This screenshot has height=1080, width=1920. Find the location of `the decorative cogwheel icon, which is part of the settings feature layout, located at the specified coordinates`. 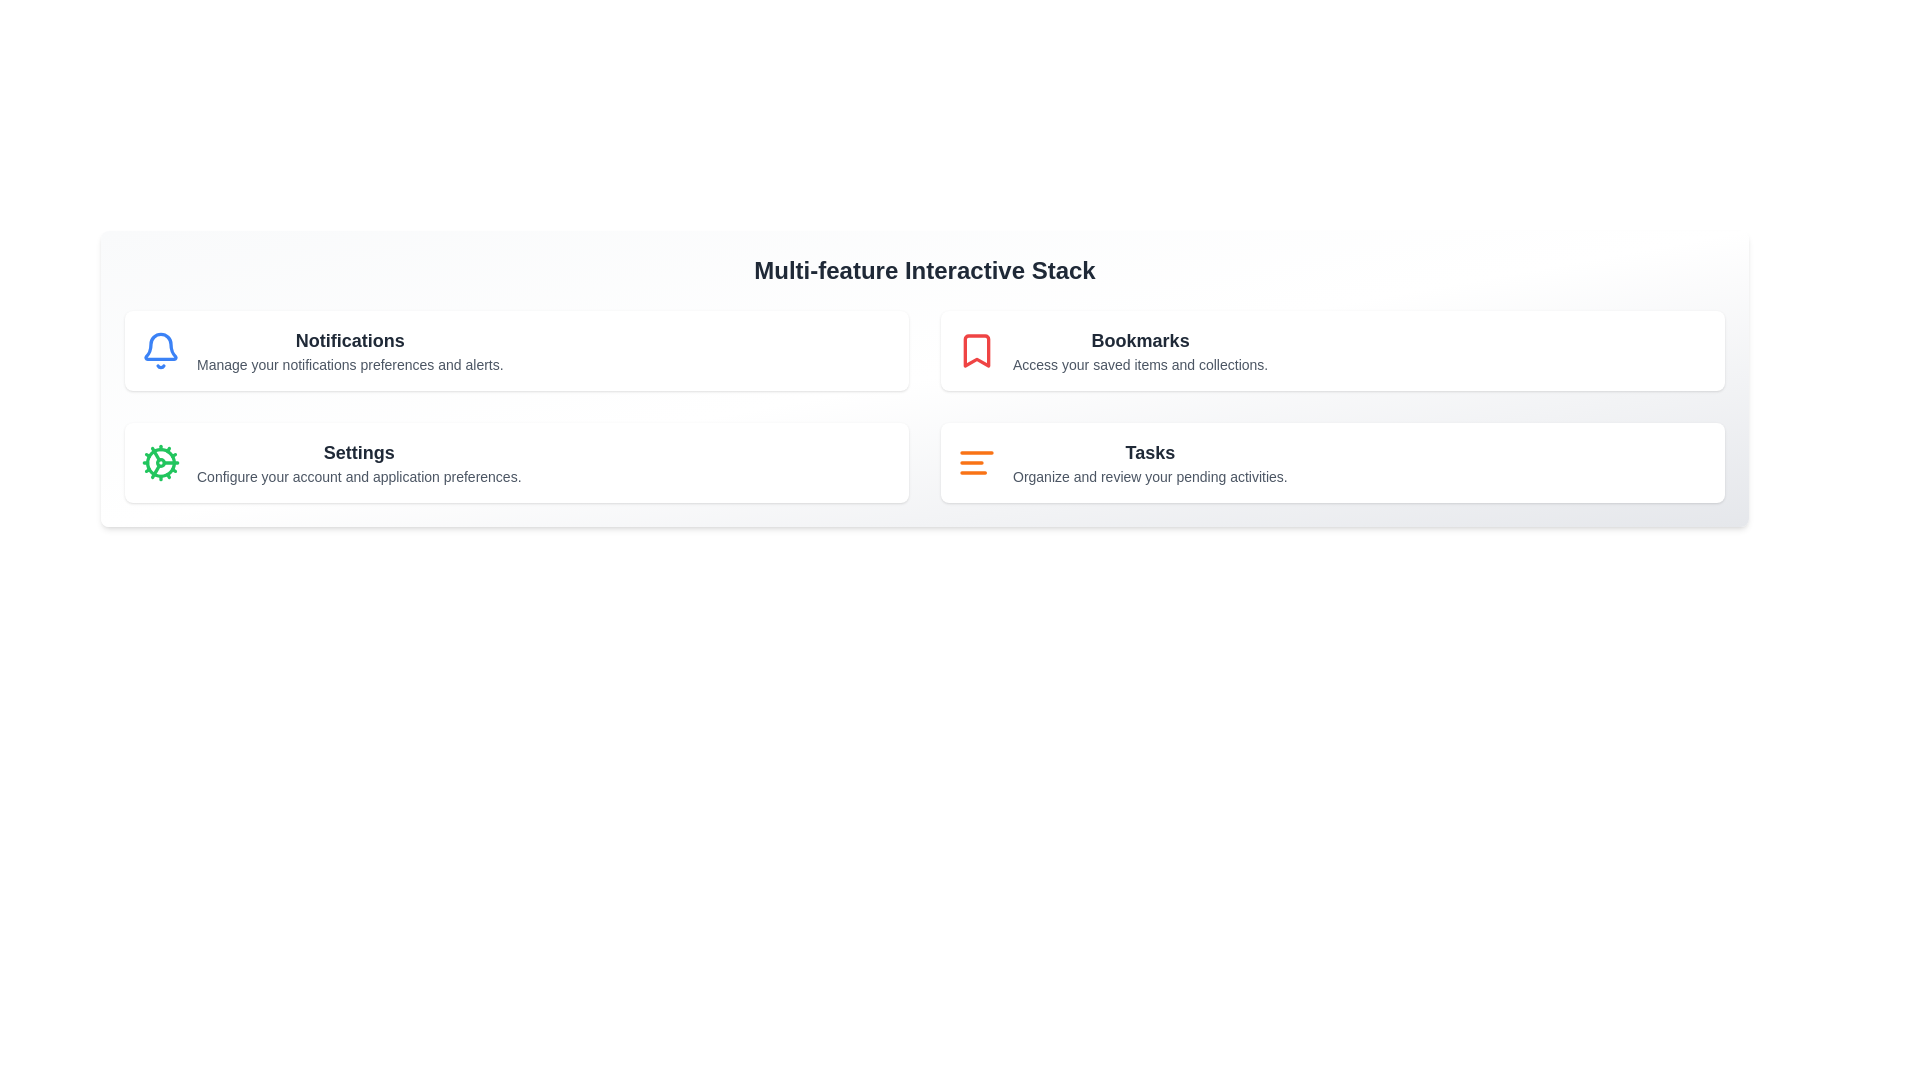

the decorative cogwheel icon, which is part of the settings feature layout, located at the specified coordinates is located at coordinates (155, 470).